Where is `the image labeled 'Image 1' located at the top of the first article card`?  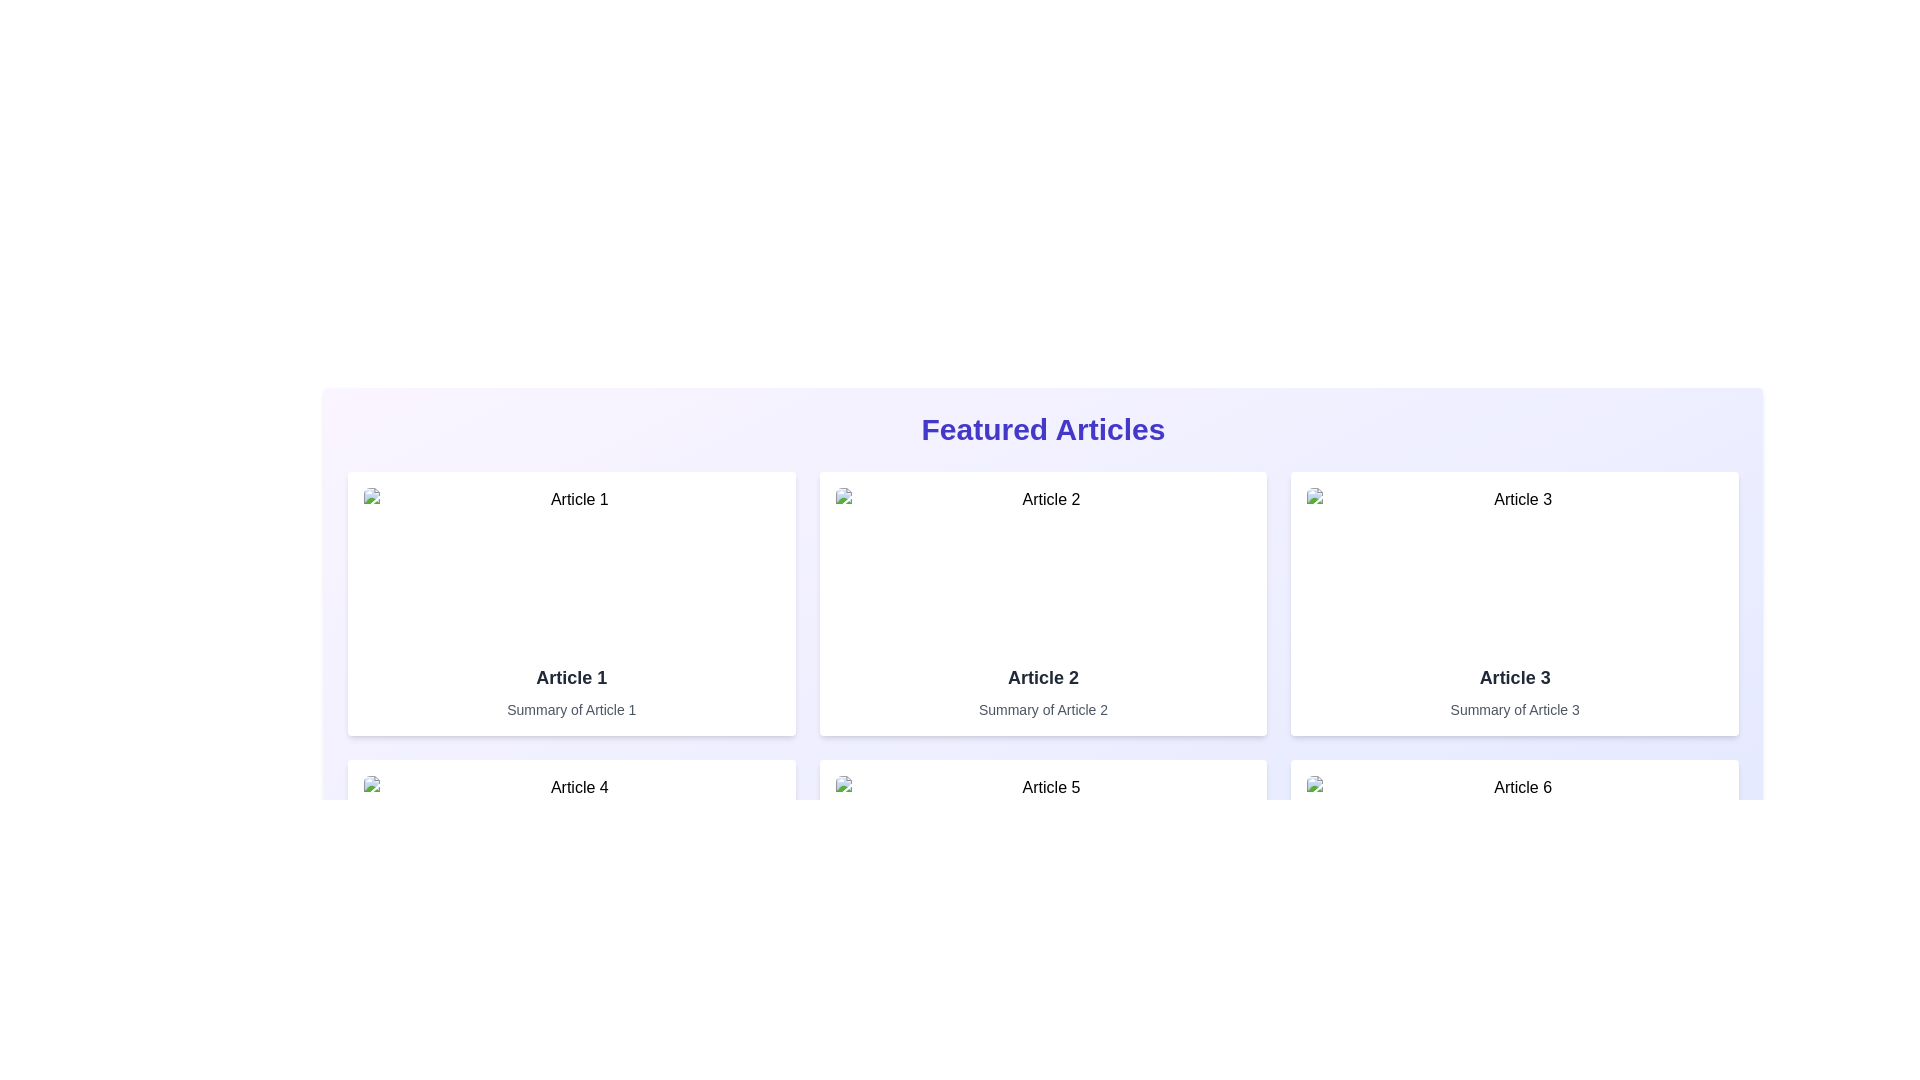 the image labeled 'Image 1' located at the top of the first article card is located at coordinates (570, 567).